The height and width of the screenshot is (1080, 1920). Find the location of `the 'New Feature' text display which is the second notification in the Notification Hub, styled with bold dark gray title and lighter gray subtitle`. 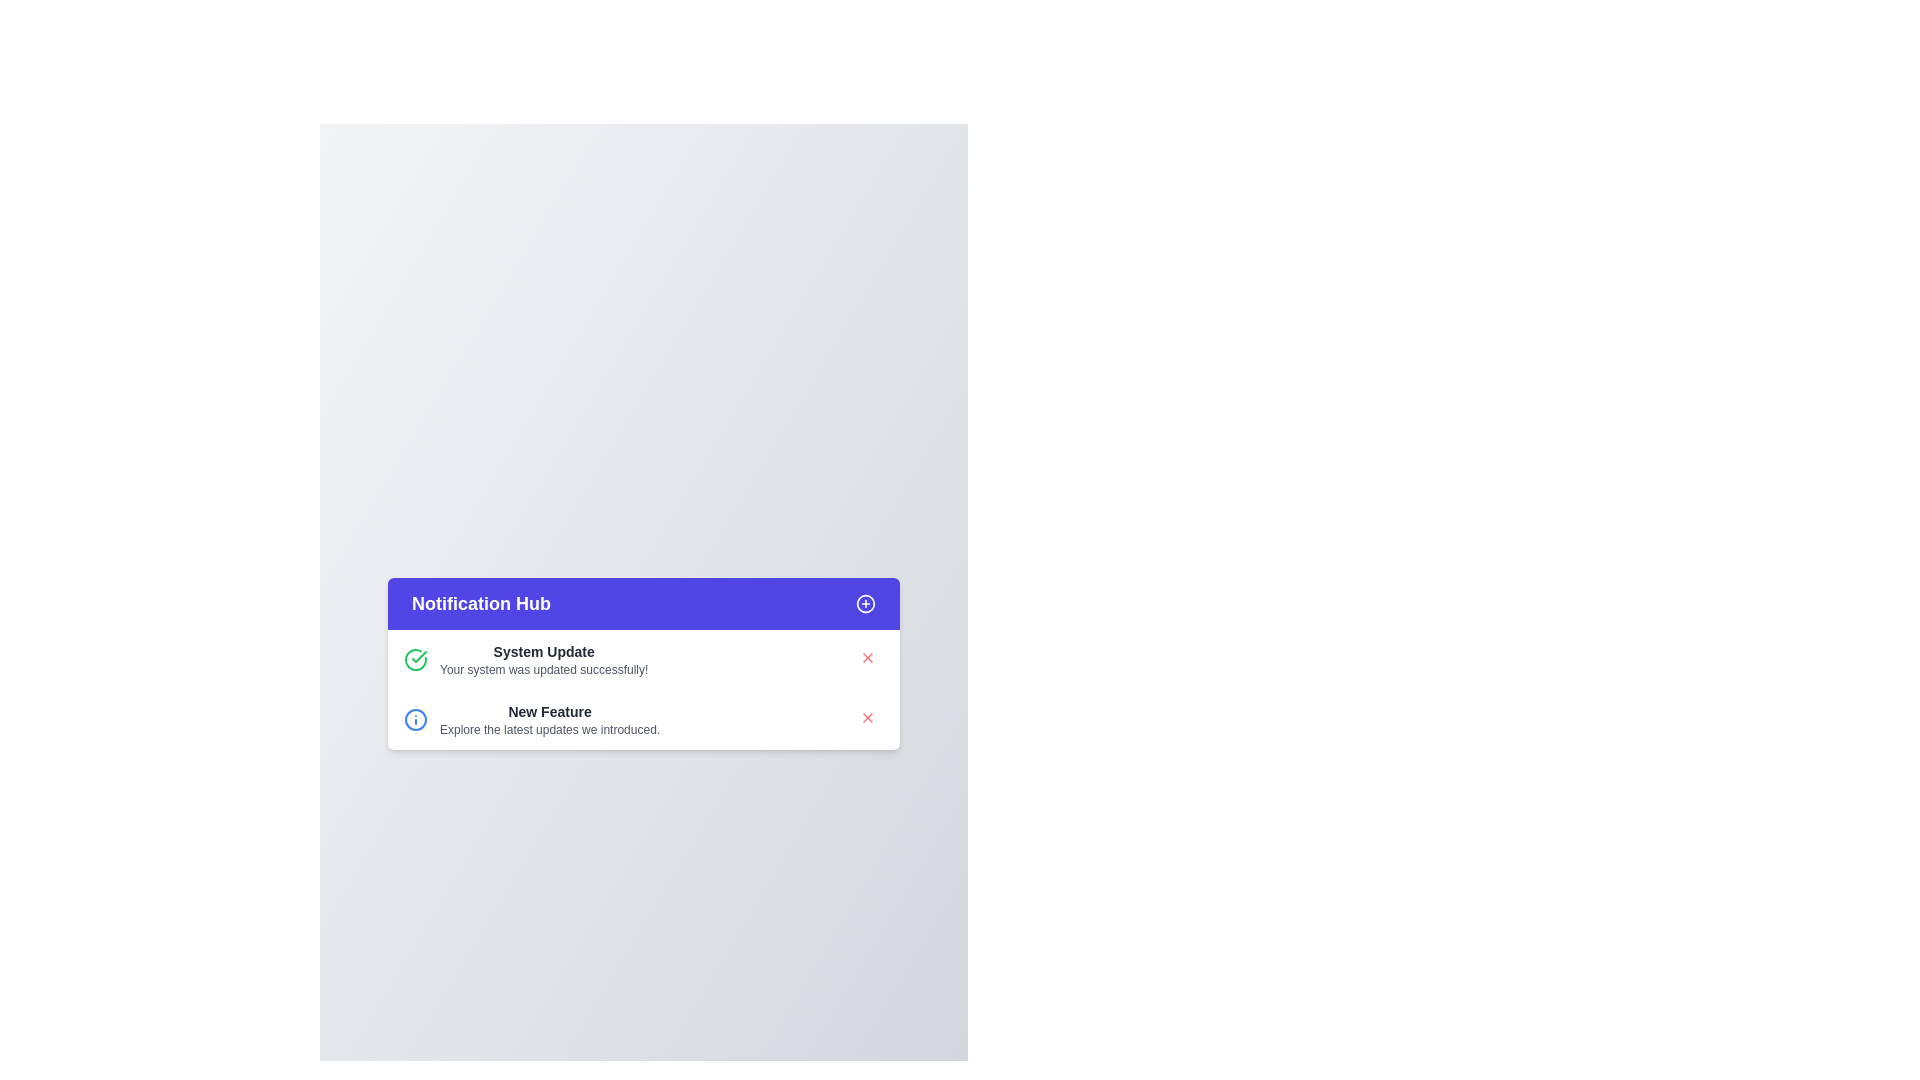

the 'New Feature' text display which is the second notification in the Notification Hub, styled with bold dark gray title and lighter gray subtitle is located at coordinates (550, 720).